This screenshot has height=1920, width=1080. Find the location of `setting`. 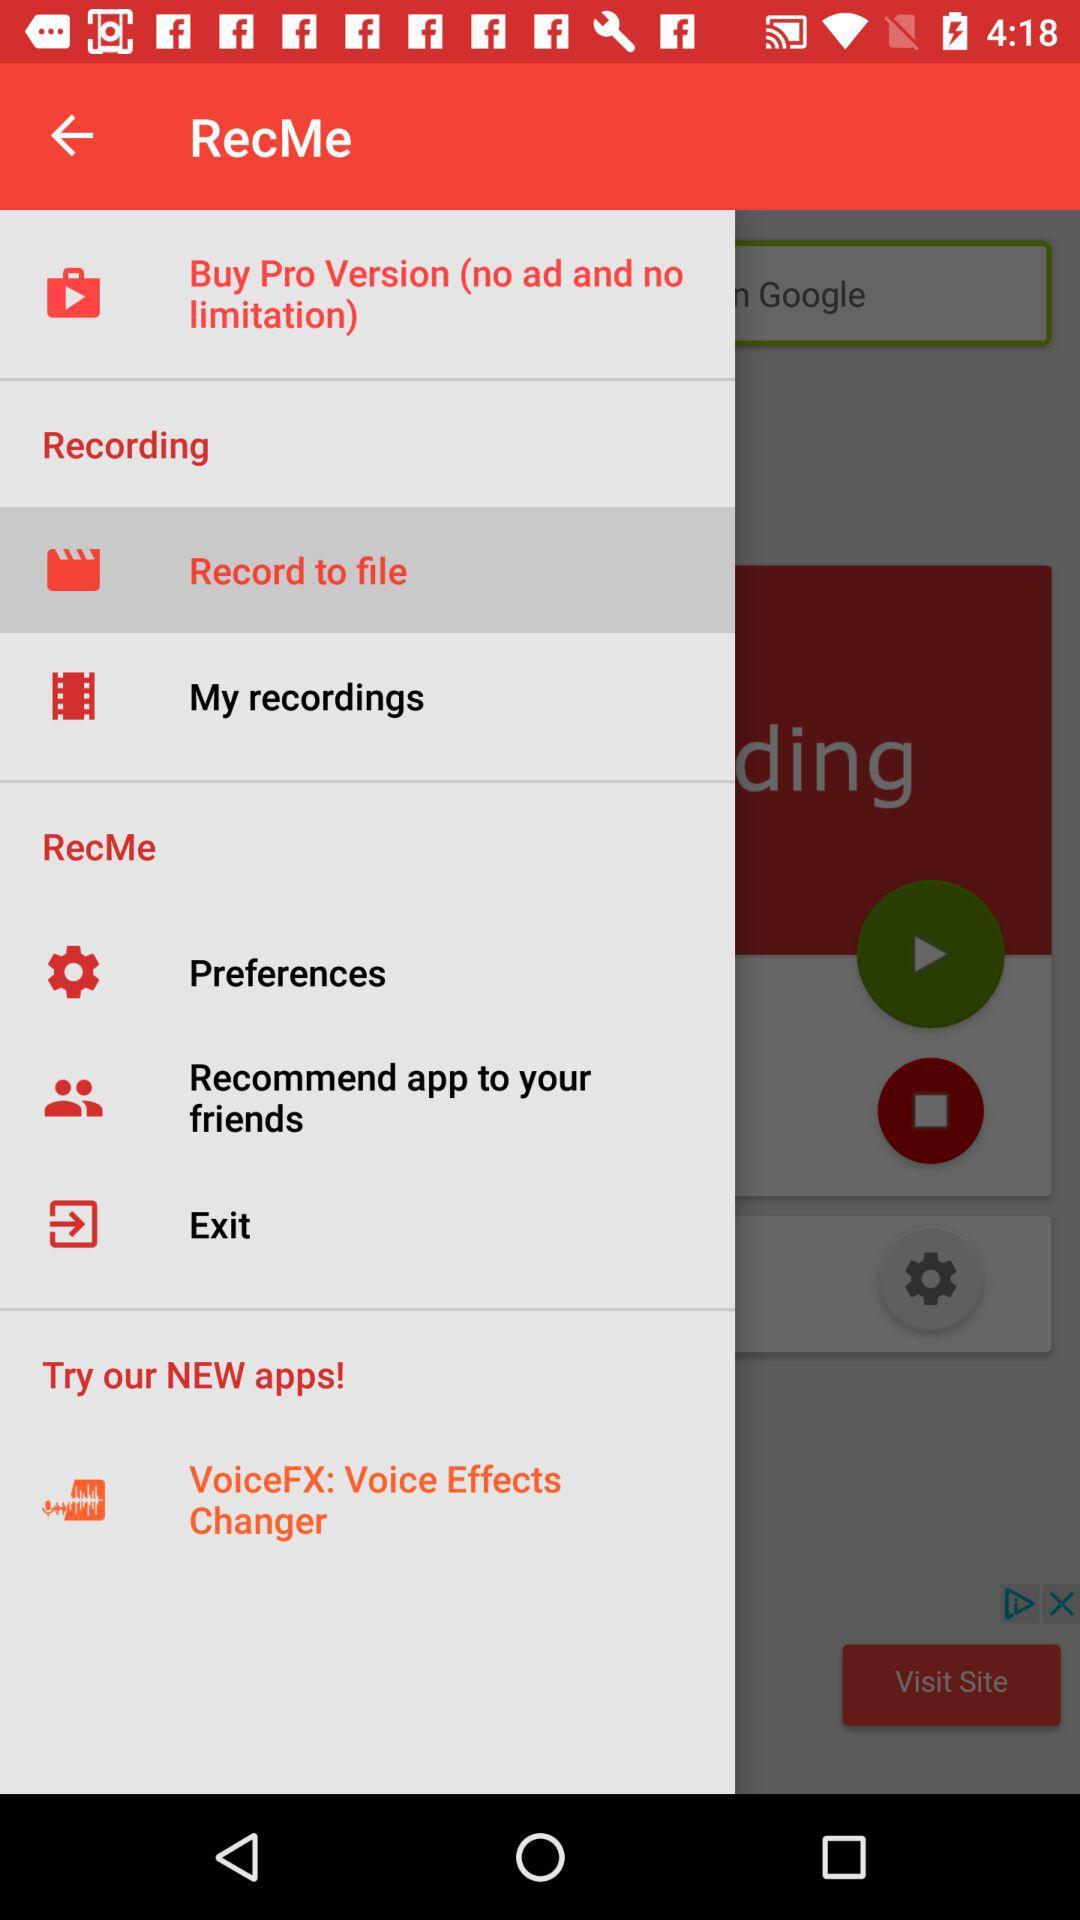

setting is located at coordinates (930, 1283).